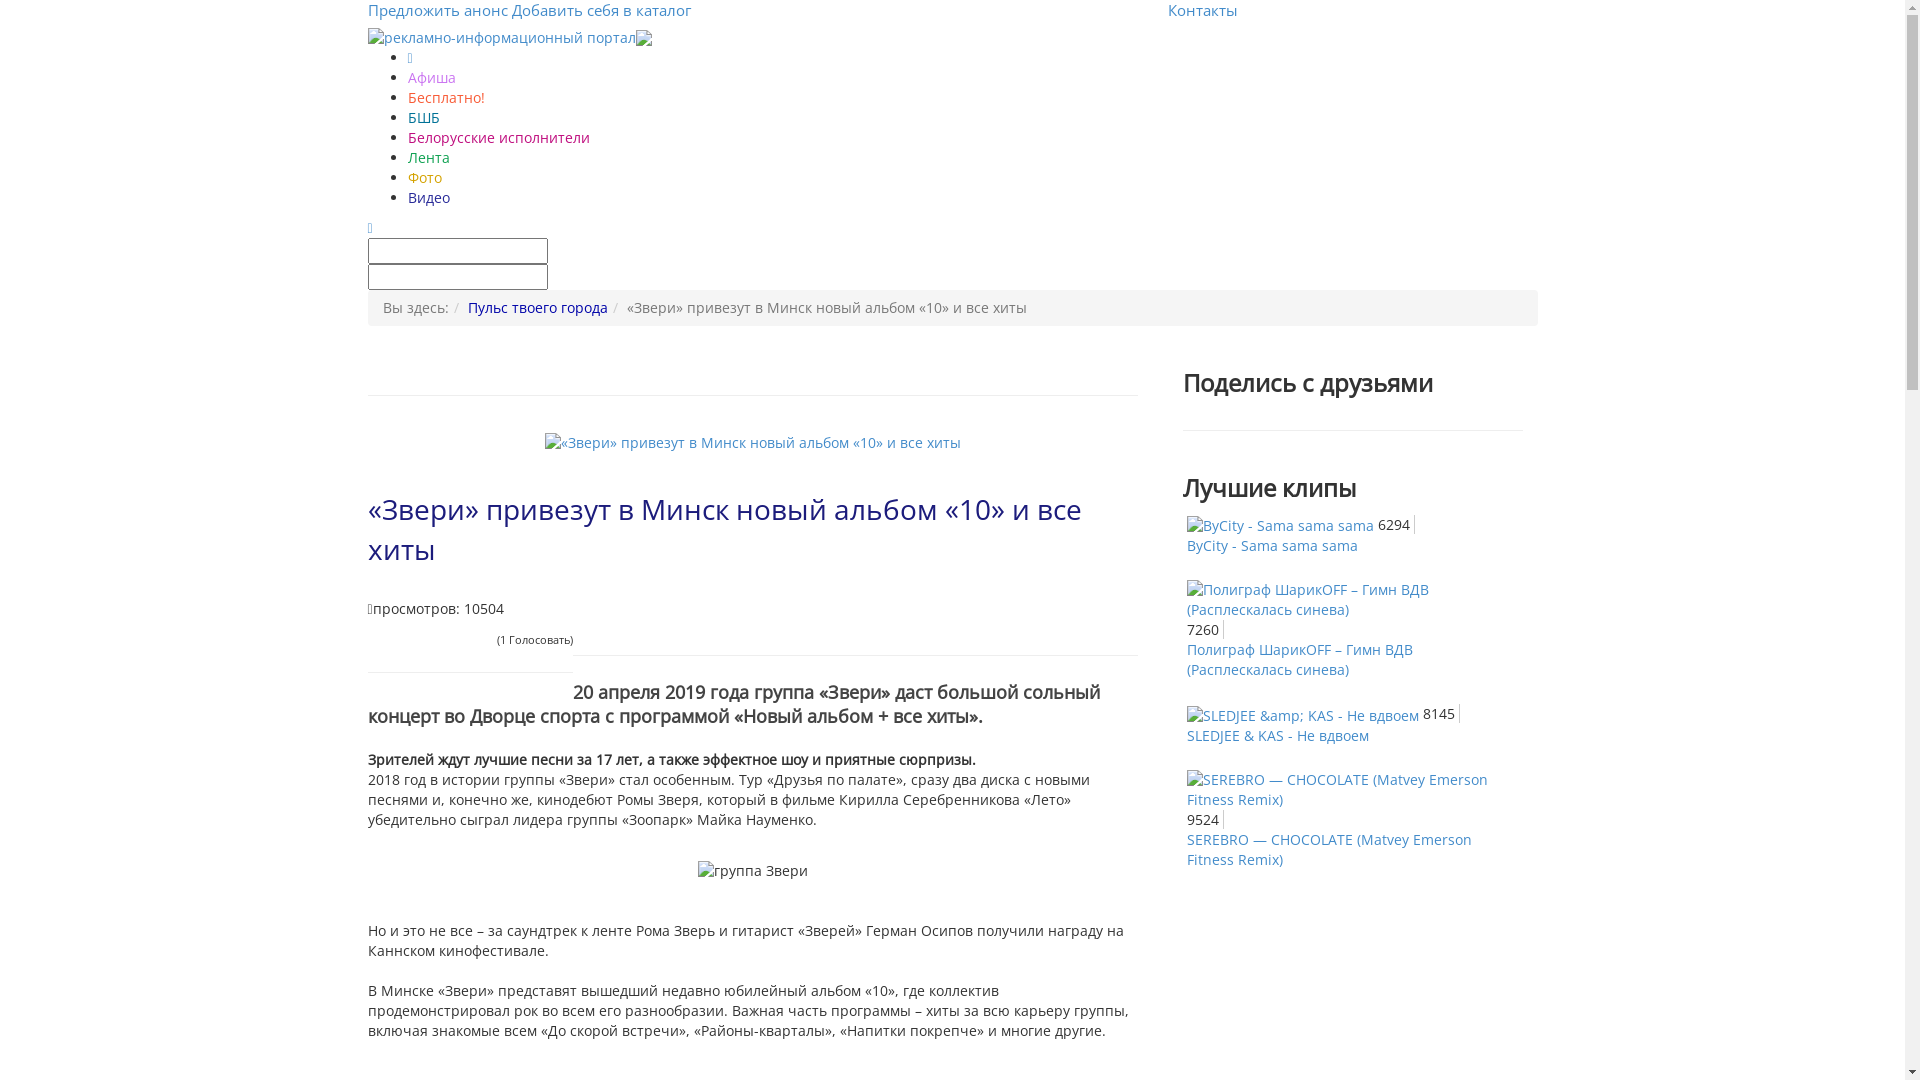 The height and width of the screenshot is (1080, 1920). I want to click on '5', so click(429, 639).